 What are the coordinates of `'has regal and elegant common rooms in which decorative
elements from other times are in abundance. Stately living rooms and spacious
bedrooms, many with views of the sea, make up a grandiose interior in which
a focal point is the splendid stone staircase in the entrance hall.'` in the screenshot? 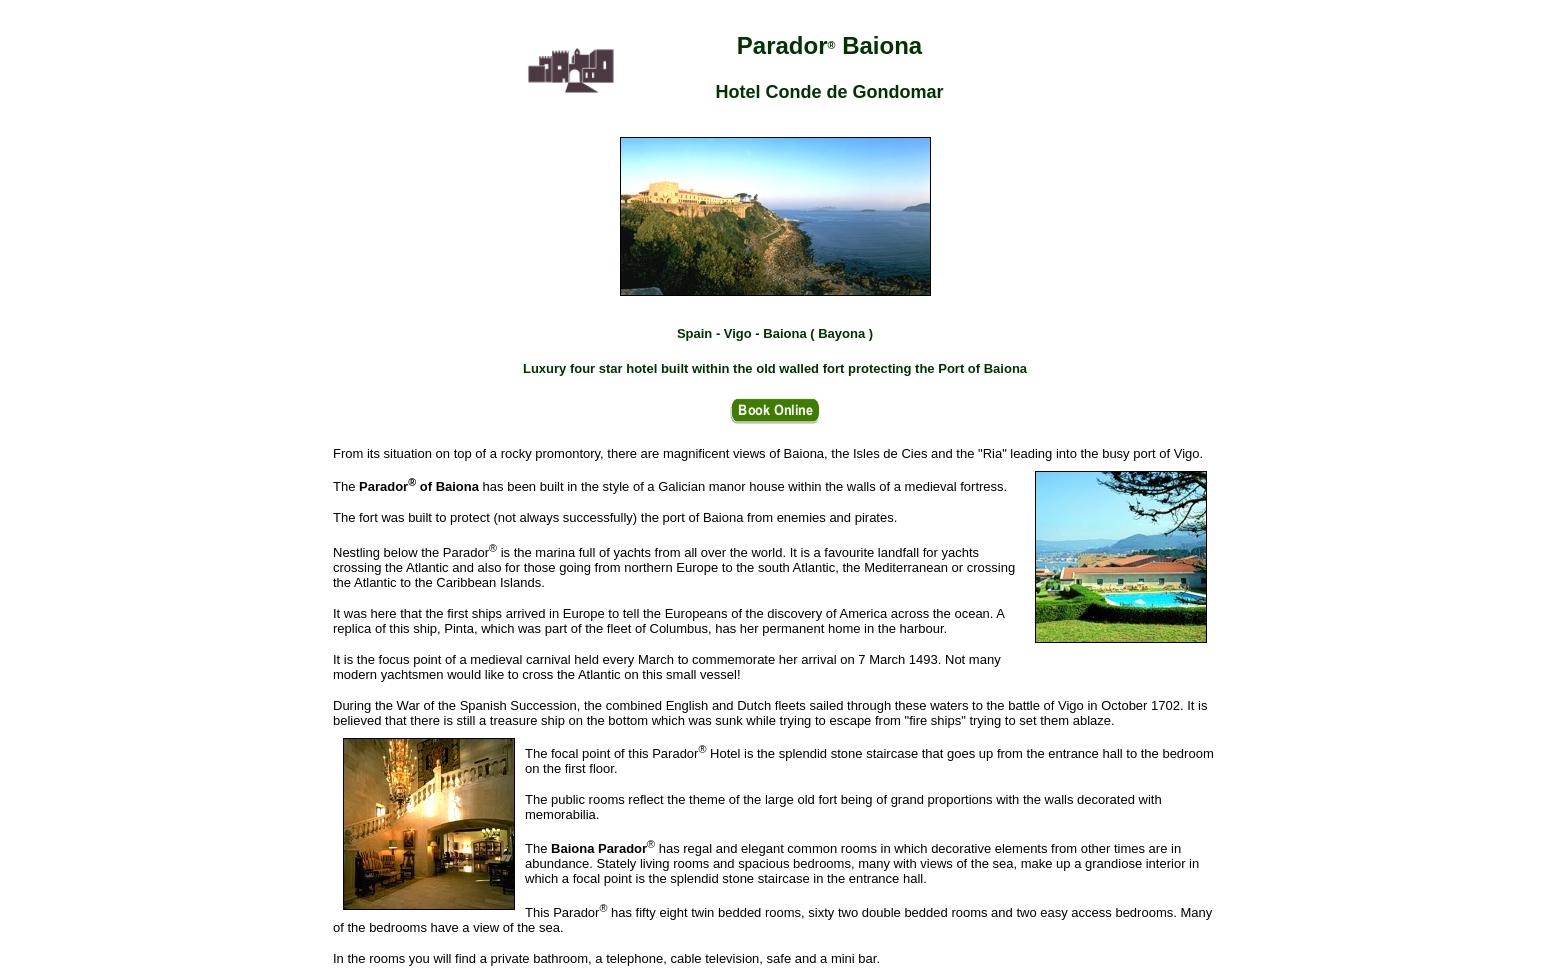 It's located at (861, 863).